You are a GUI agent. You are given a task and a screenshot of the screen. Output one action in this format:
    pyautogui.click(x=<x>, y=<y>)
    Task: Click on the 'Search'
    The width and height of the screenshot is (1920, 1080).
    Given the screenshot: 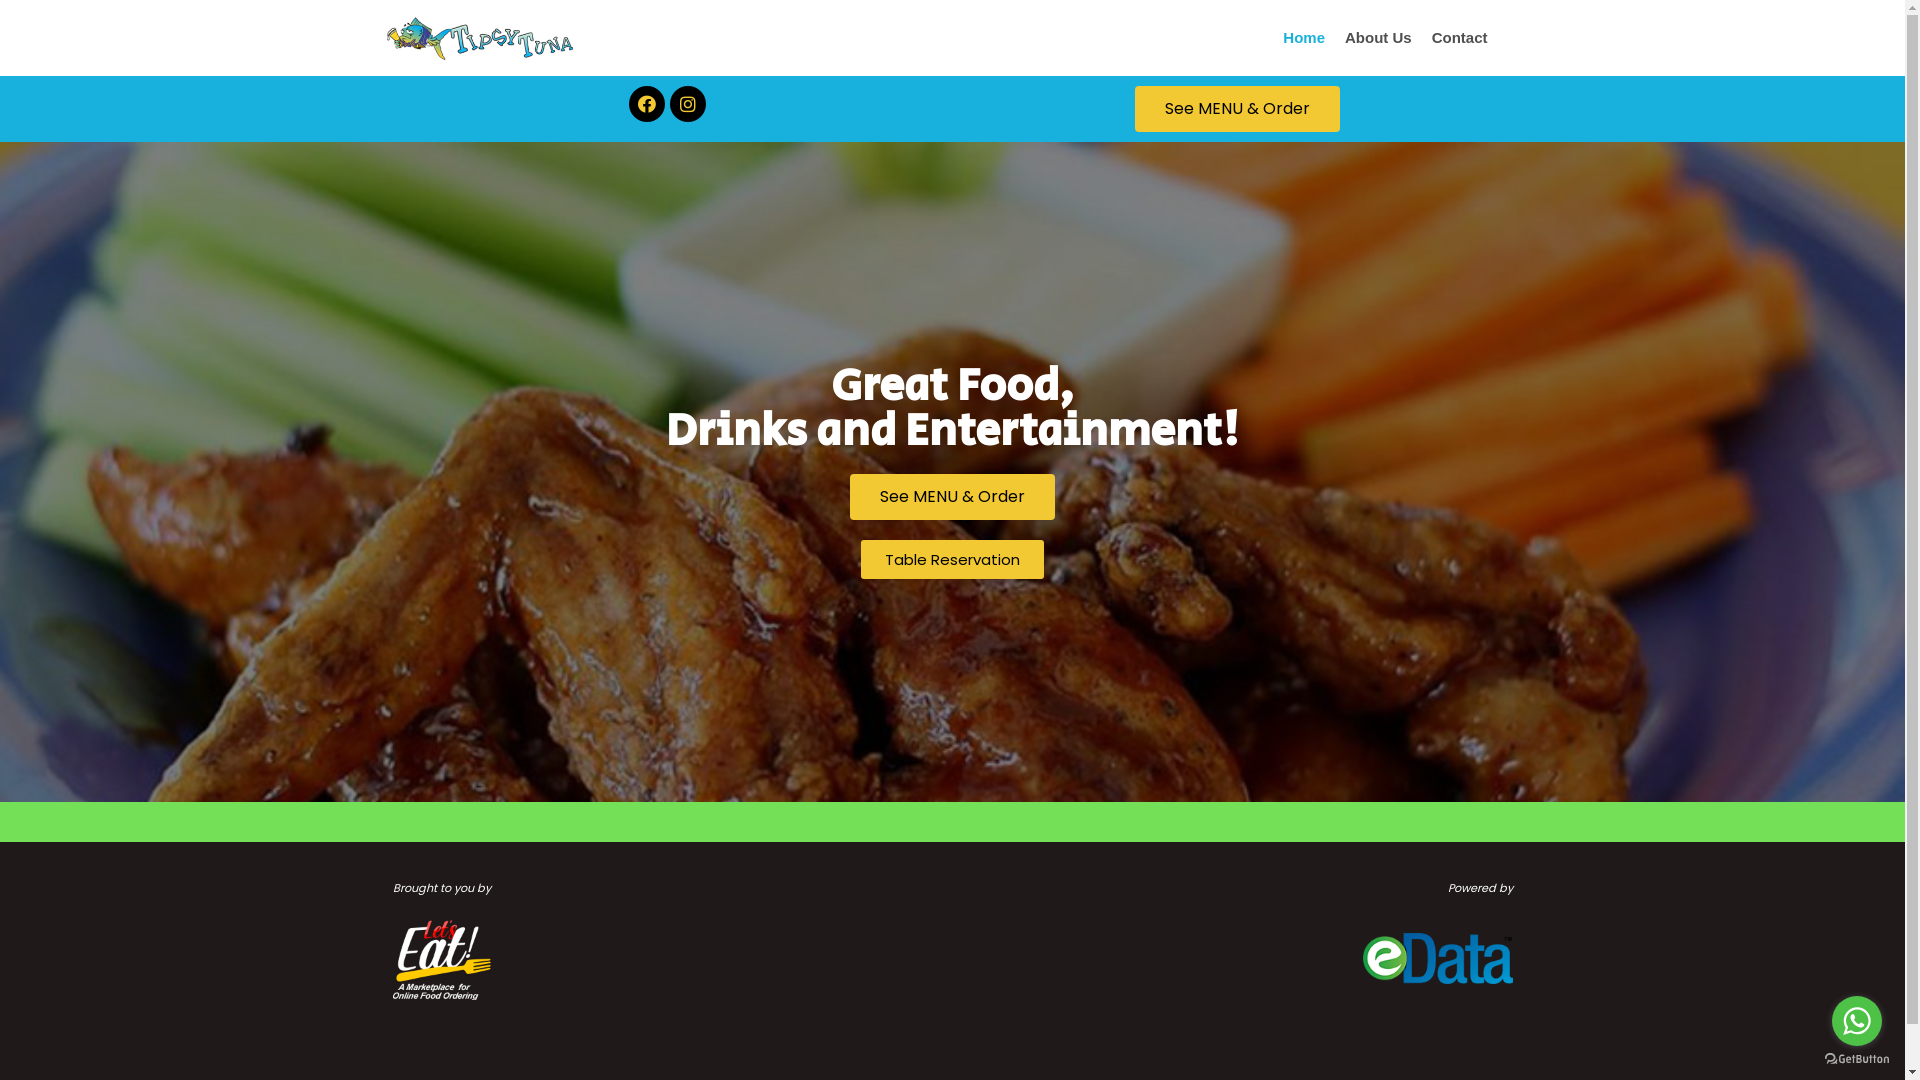 What is the action you would take?
    pyautogui.click(x=1500, y=540)
    